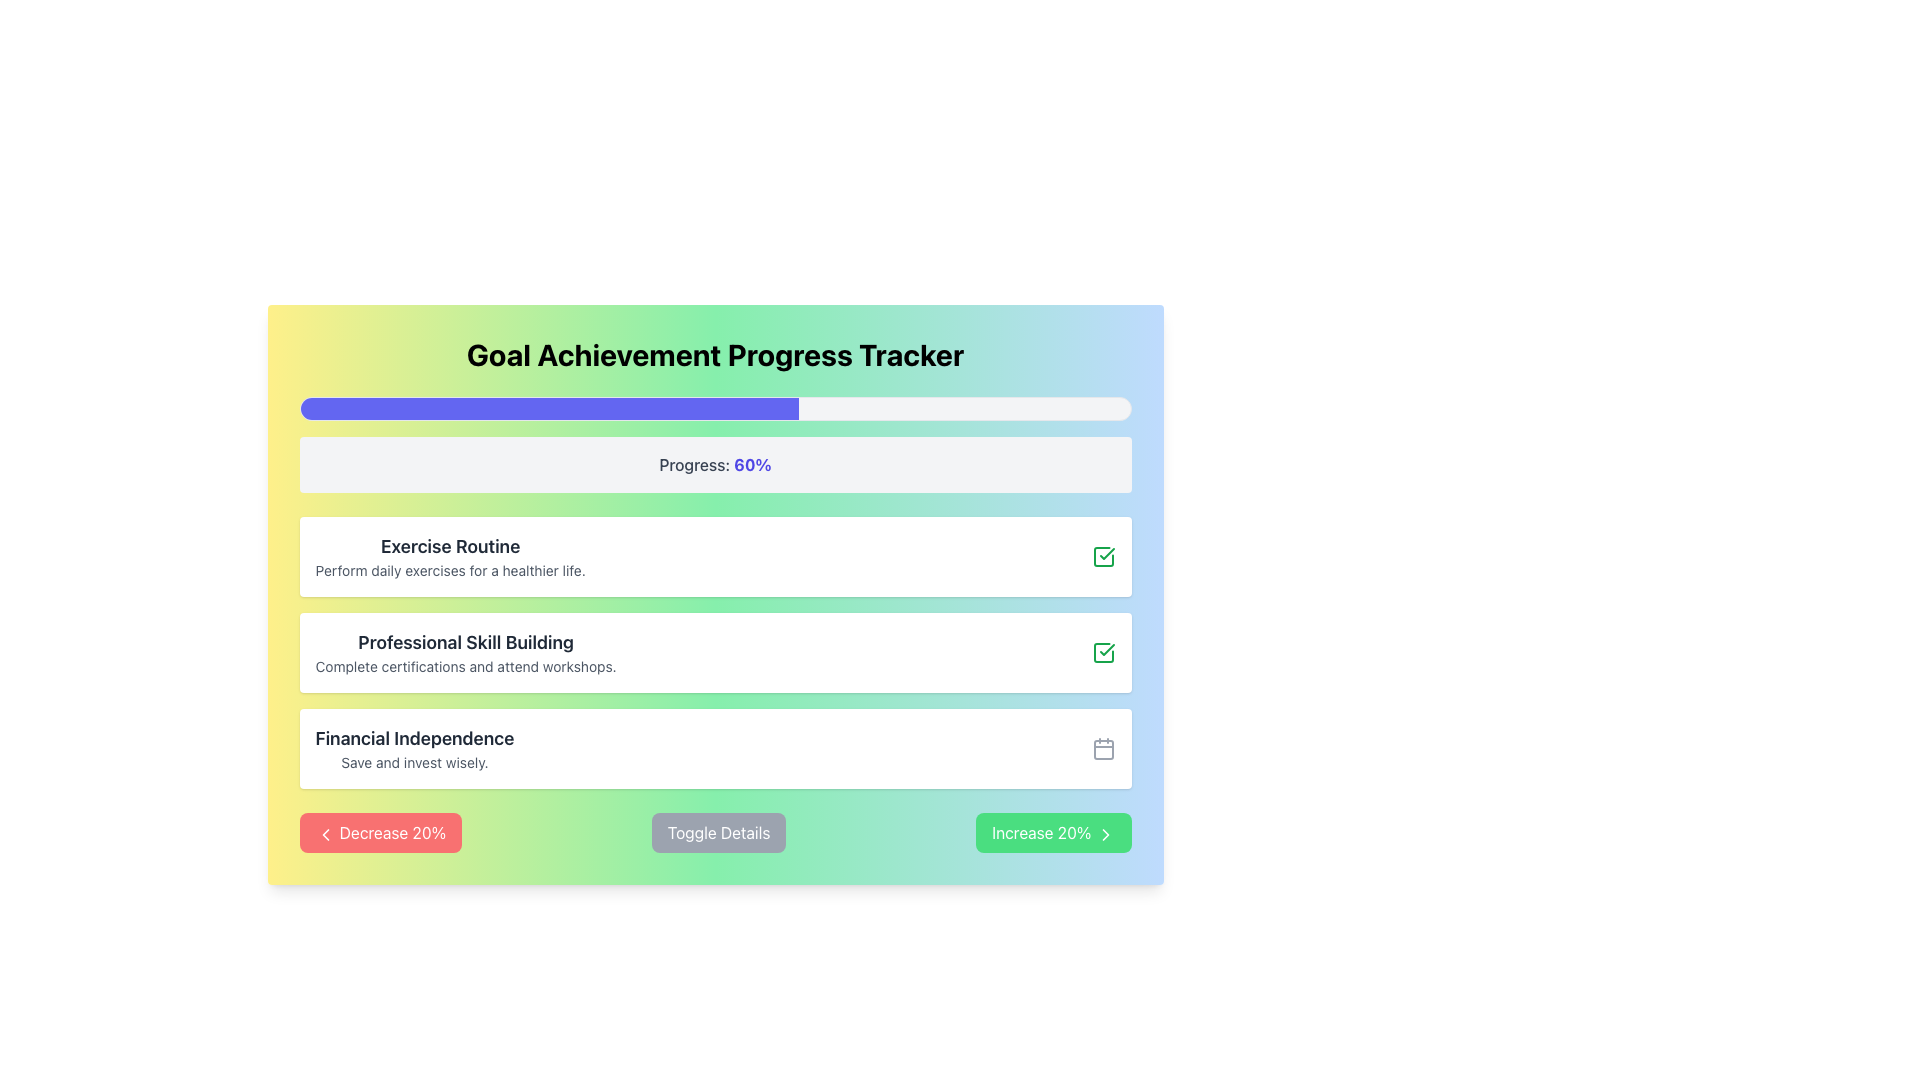 Image resolution: width=1920 pixels, height=1080 pixels. What do you see at coordinates (1102, 652) in the screenshot?
I see `the checkbox styled with a checkmark located in the 'Professional Skill Building' row` at bounding box center [1102, 652].